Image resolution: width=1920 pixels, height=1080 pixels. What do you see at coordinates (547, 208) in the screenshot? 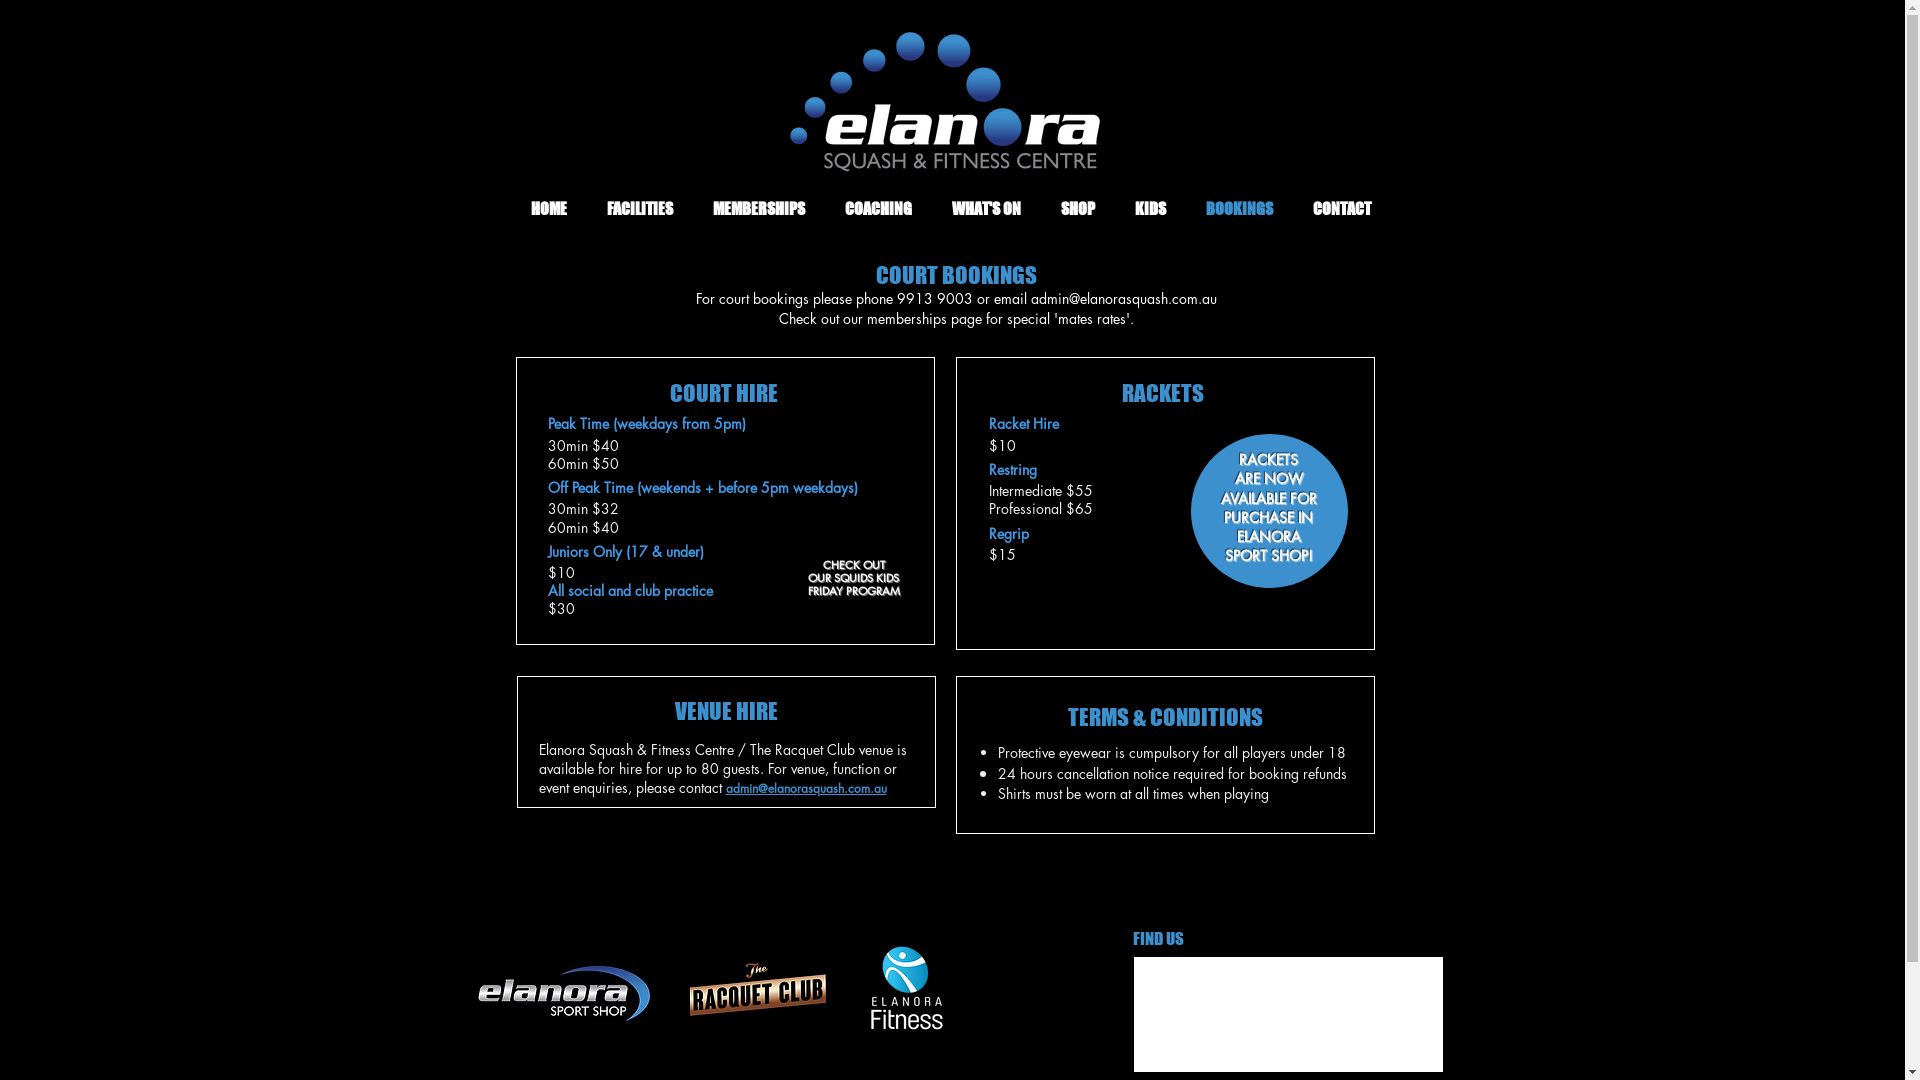
I see `'HOME'` at bounding box center [547, 208].